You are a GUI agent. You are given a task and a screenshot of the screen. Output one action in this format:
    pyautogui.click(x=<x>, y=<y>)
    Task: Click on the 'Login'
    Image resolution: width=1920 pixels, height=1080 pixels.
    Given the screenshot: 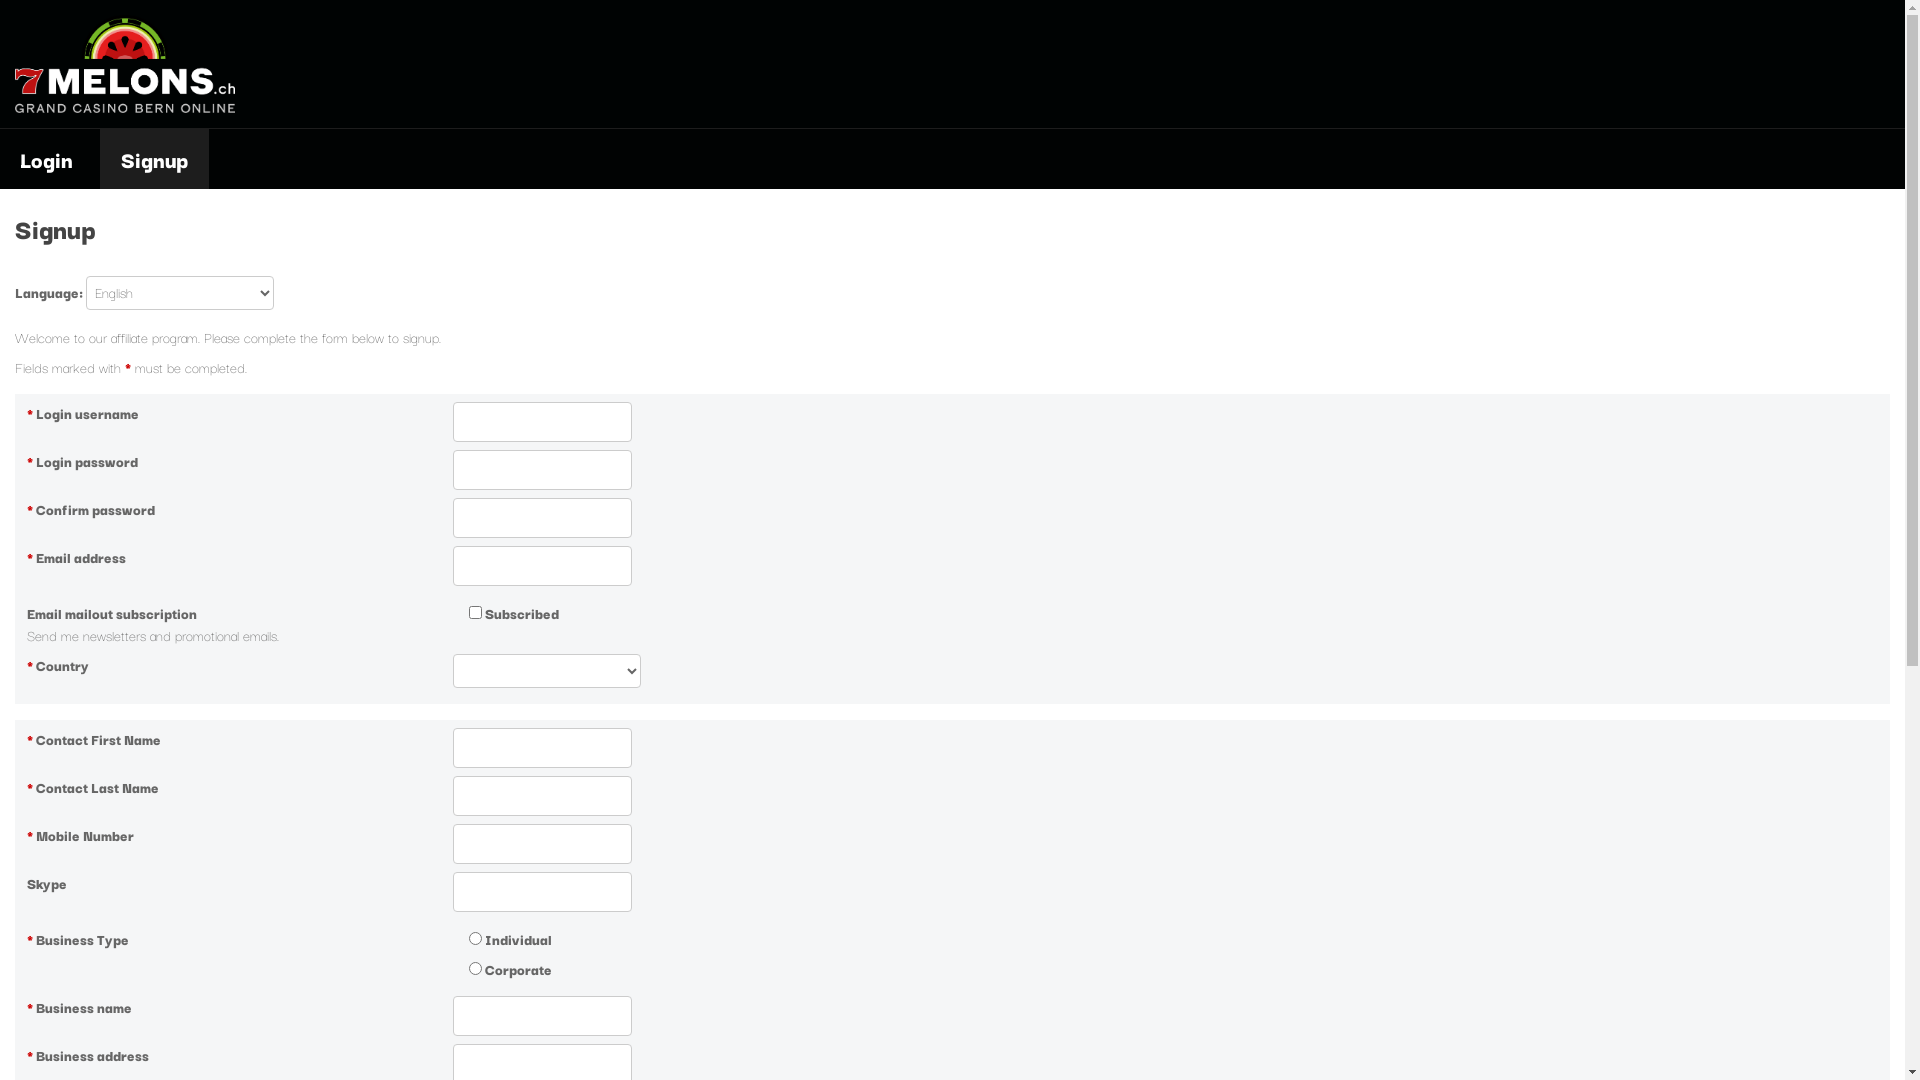 What is the action you would take?
    pyautogui.click(x=49, y=157)
    